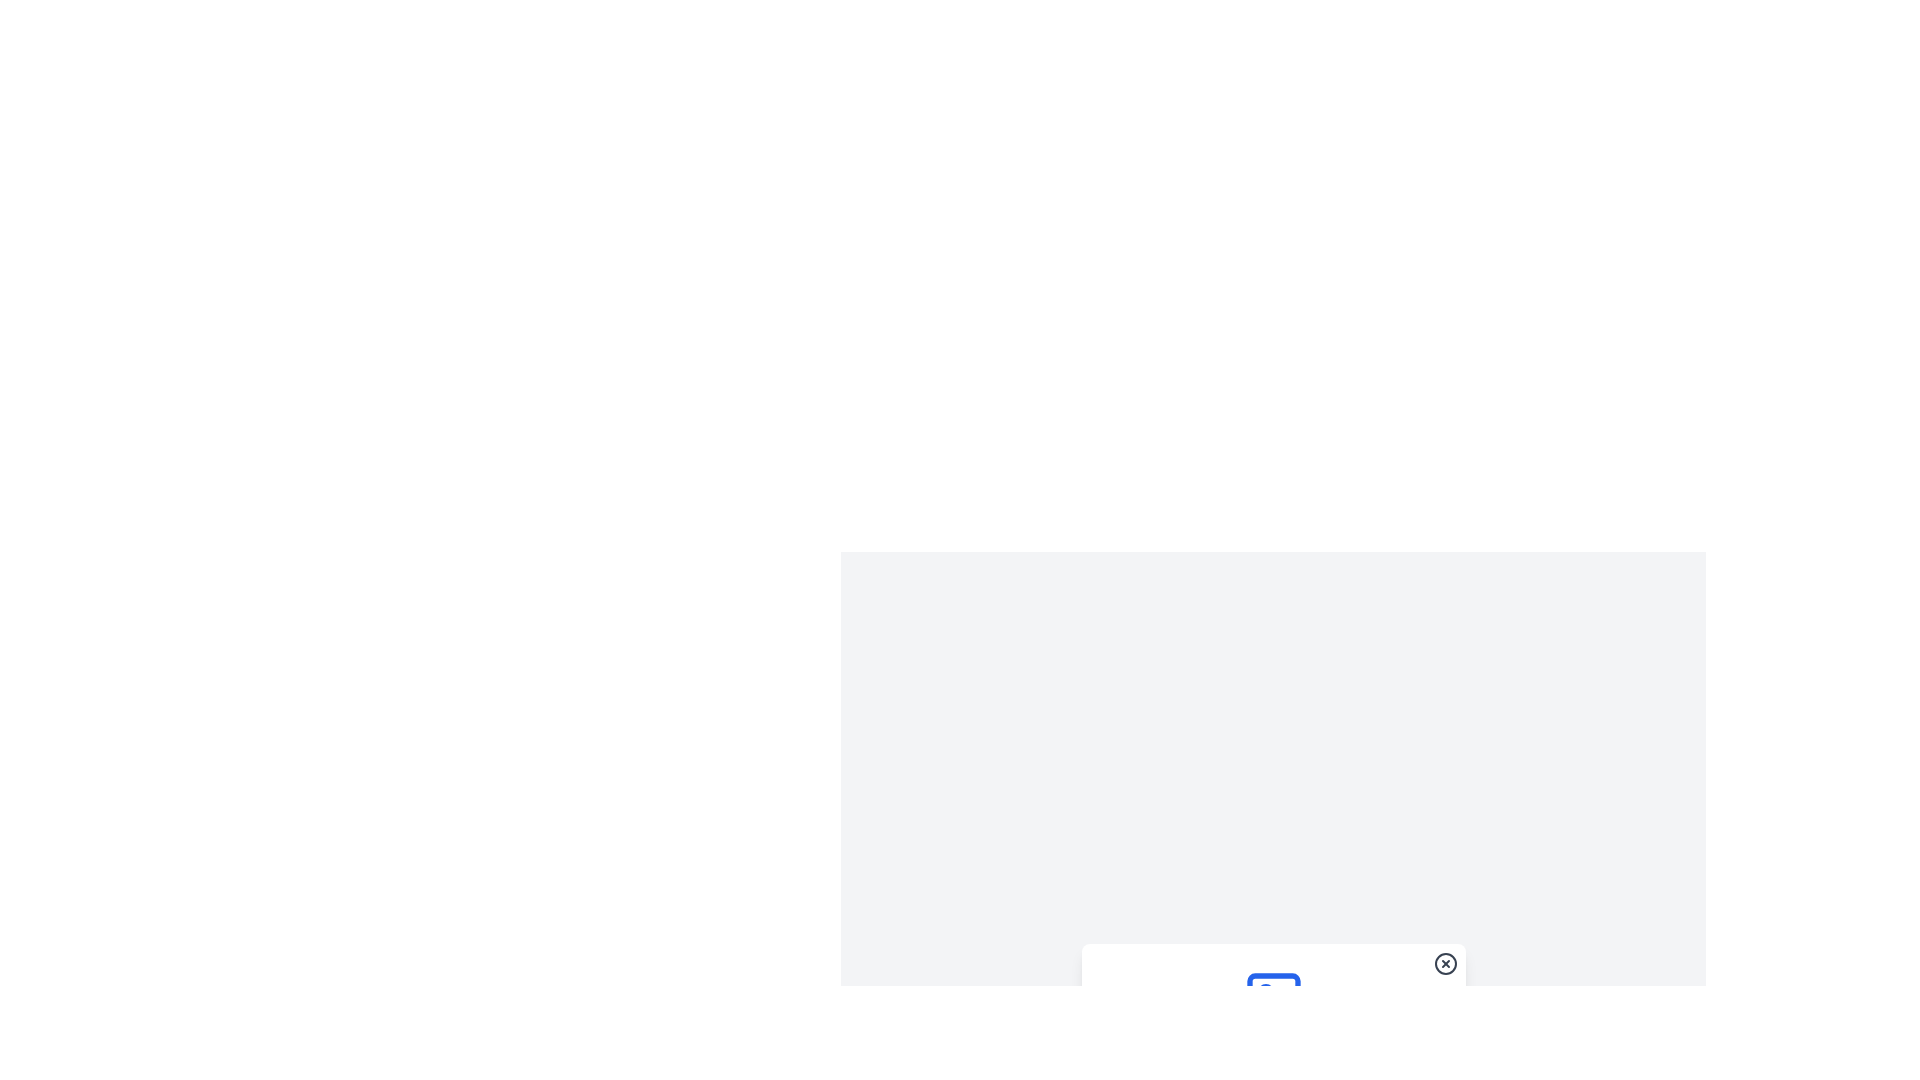 Image resolution: width=1920 pixels, height=1080 pixels. I want to click on the appearance of the circular close icon with a cross inside, which has a dark border and a transparent background, located towards the bottom-right corner of the interface, so click(1445, 963).